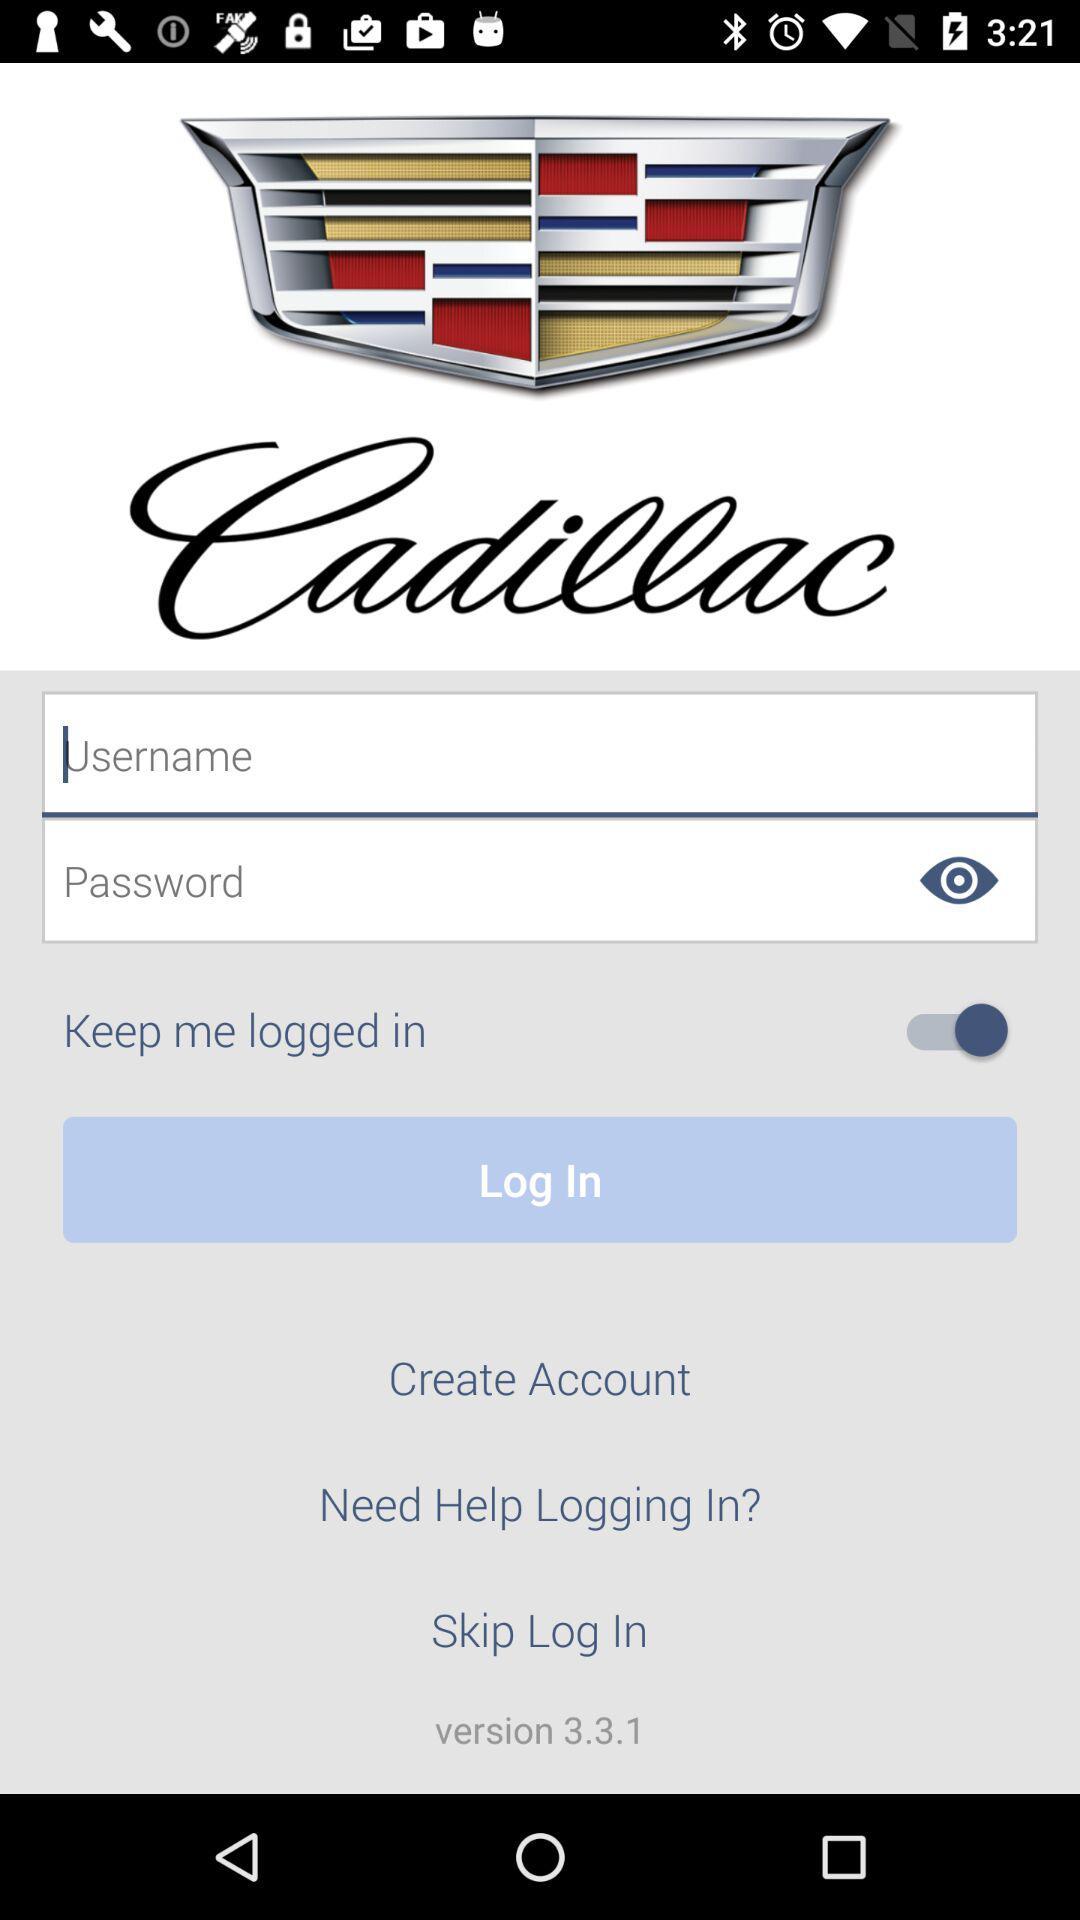 The width and height of the screenshot is (1080, 1920). I want to click on do not keep me logged in, so click(964, 1030).